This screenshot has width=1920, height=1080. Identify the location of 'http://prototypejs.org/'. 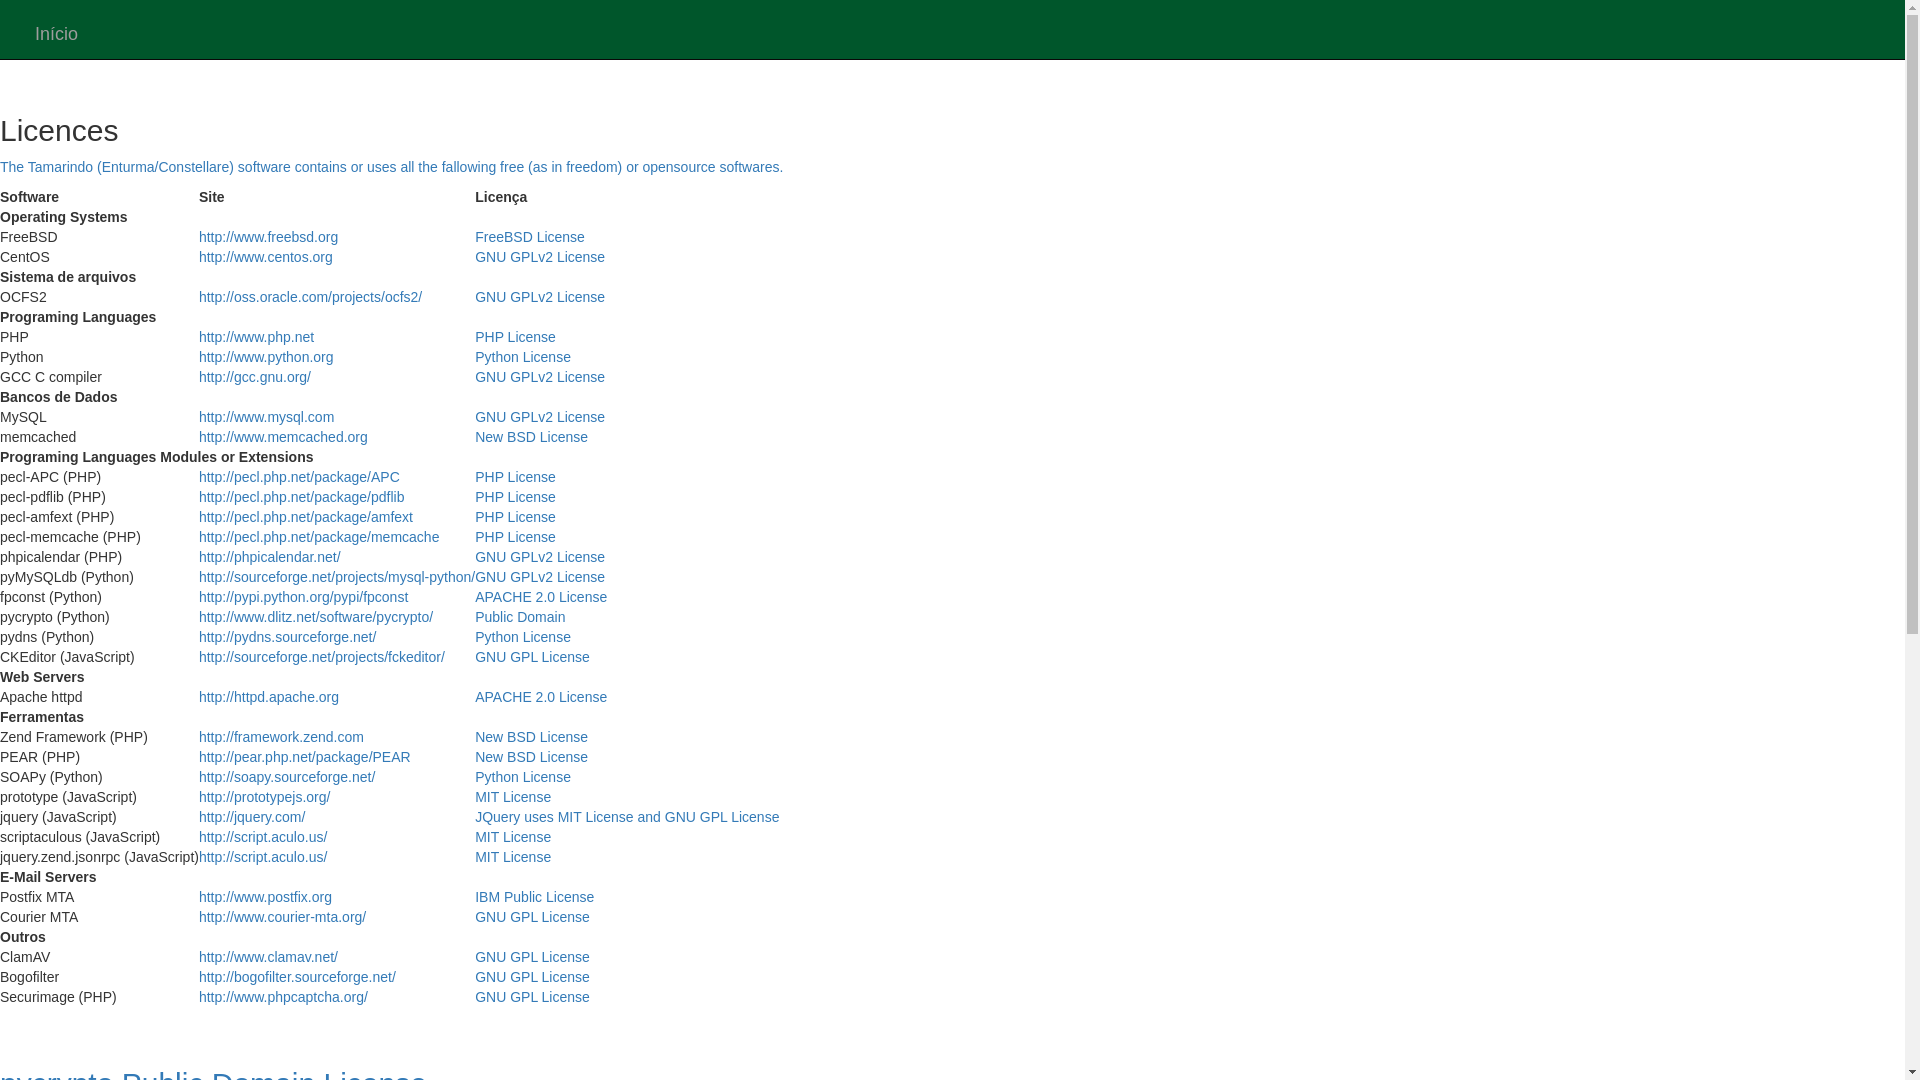
(198, 796).